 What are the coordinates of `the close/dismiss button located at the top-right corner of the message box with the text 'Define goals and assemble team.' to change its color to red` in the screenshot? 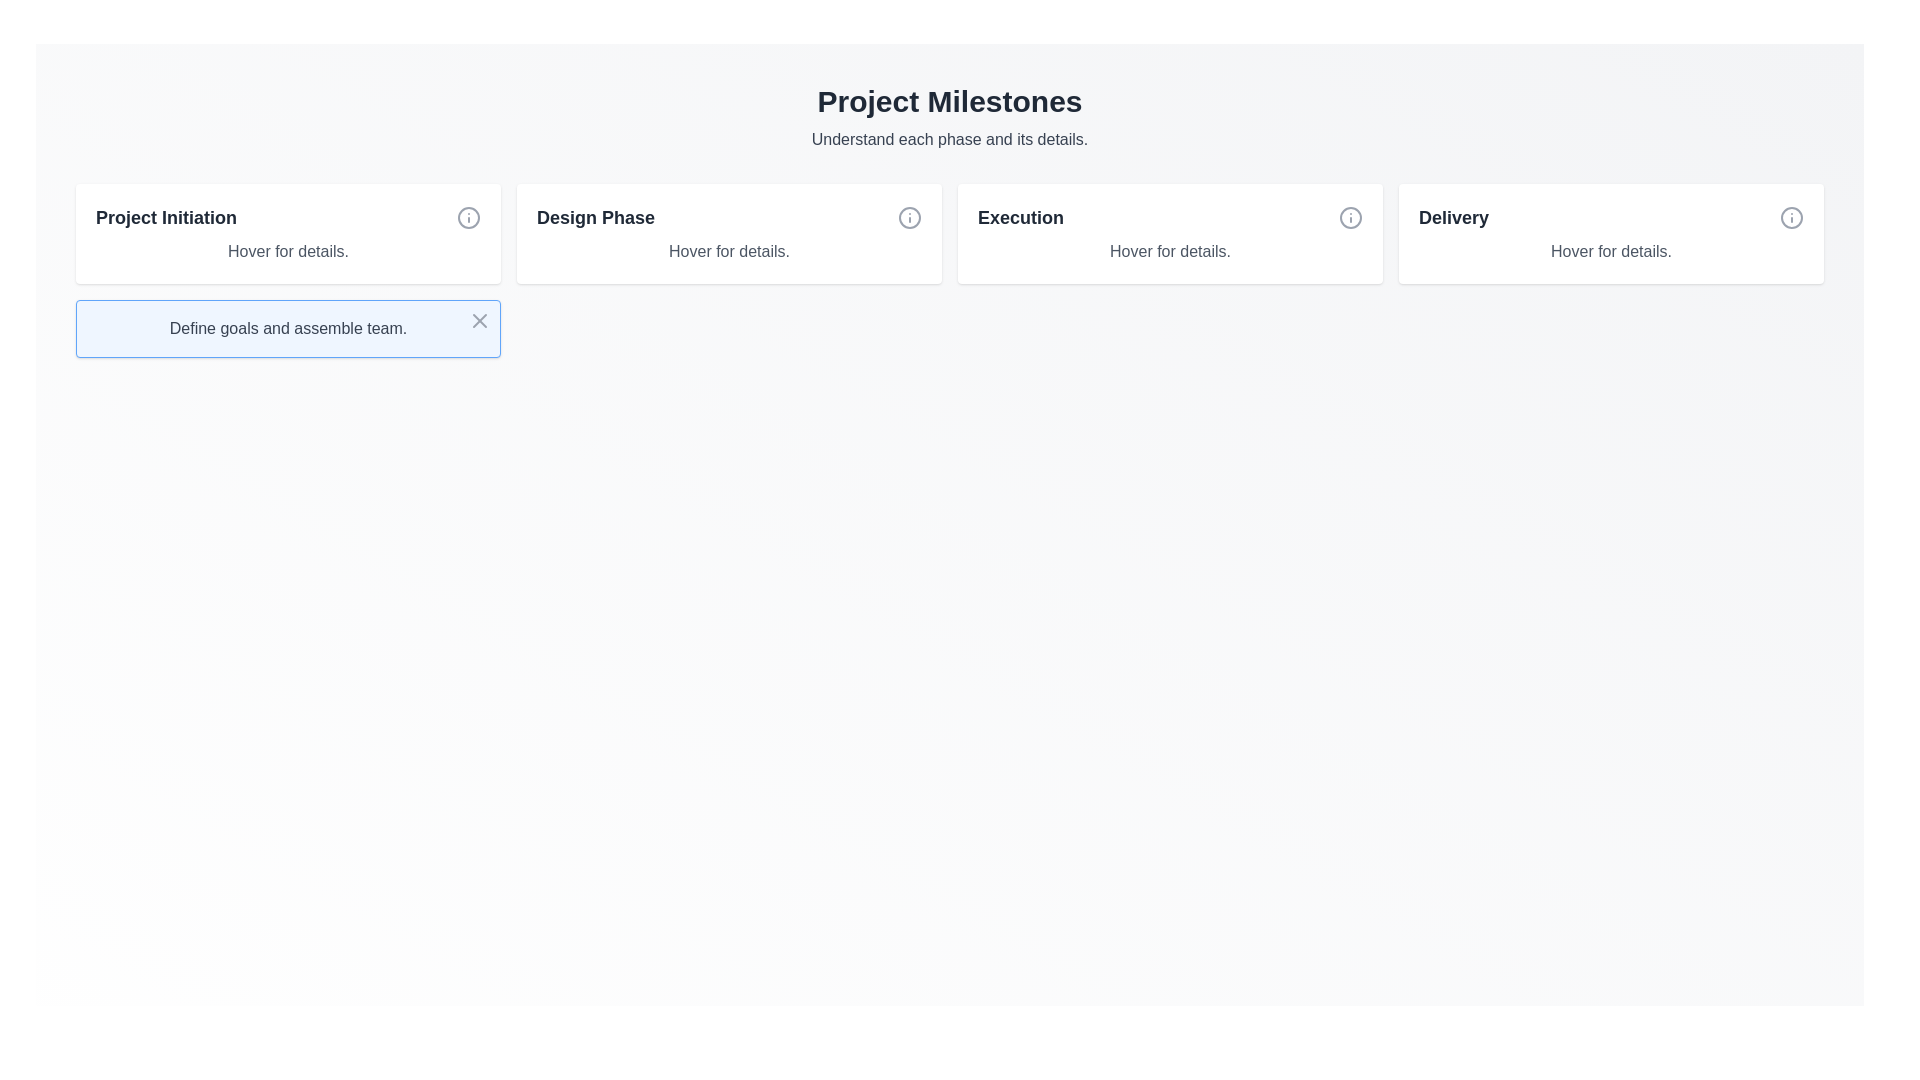 It's located at (480, 319).